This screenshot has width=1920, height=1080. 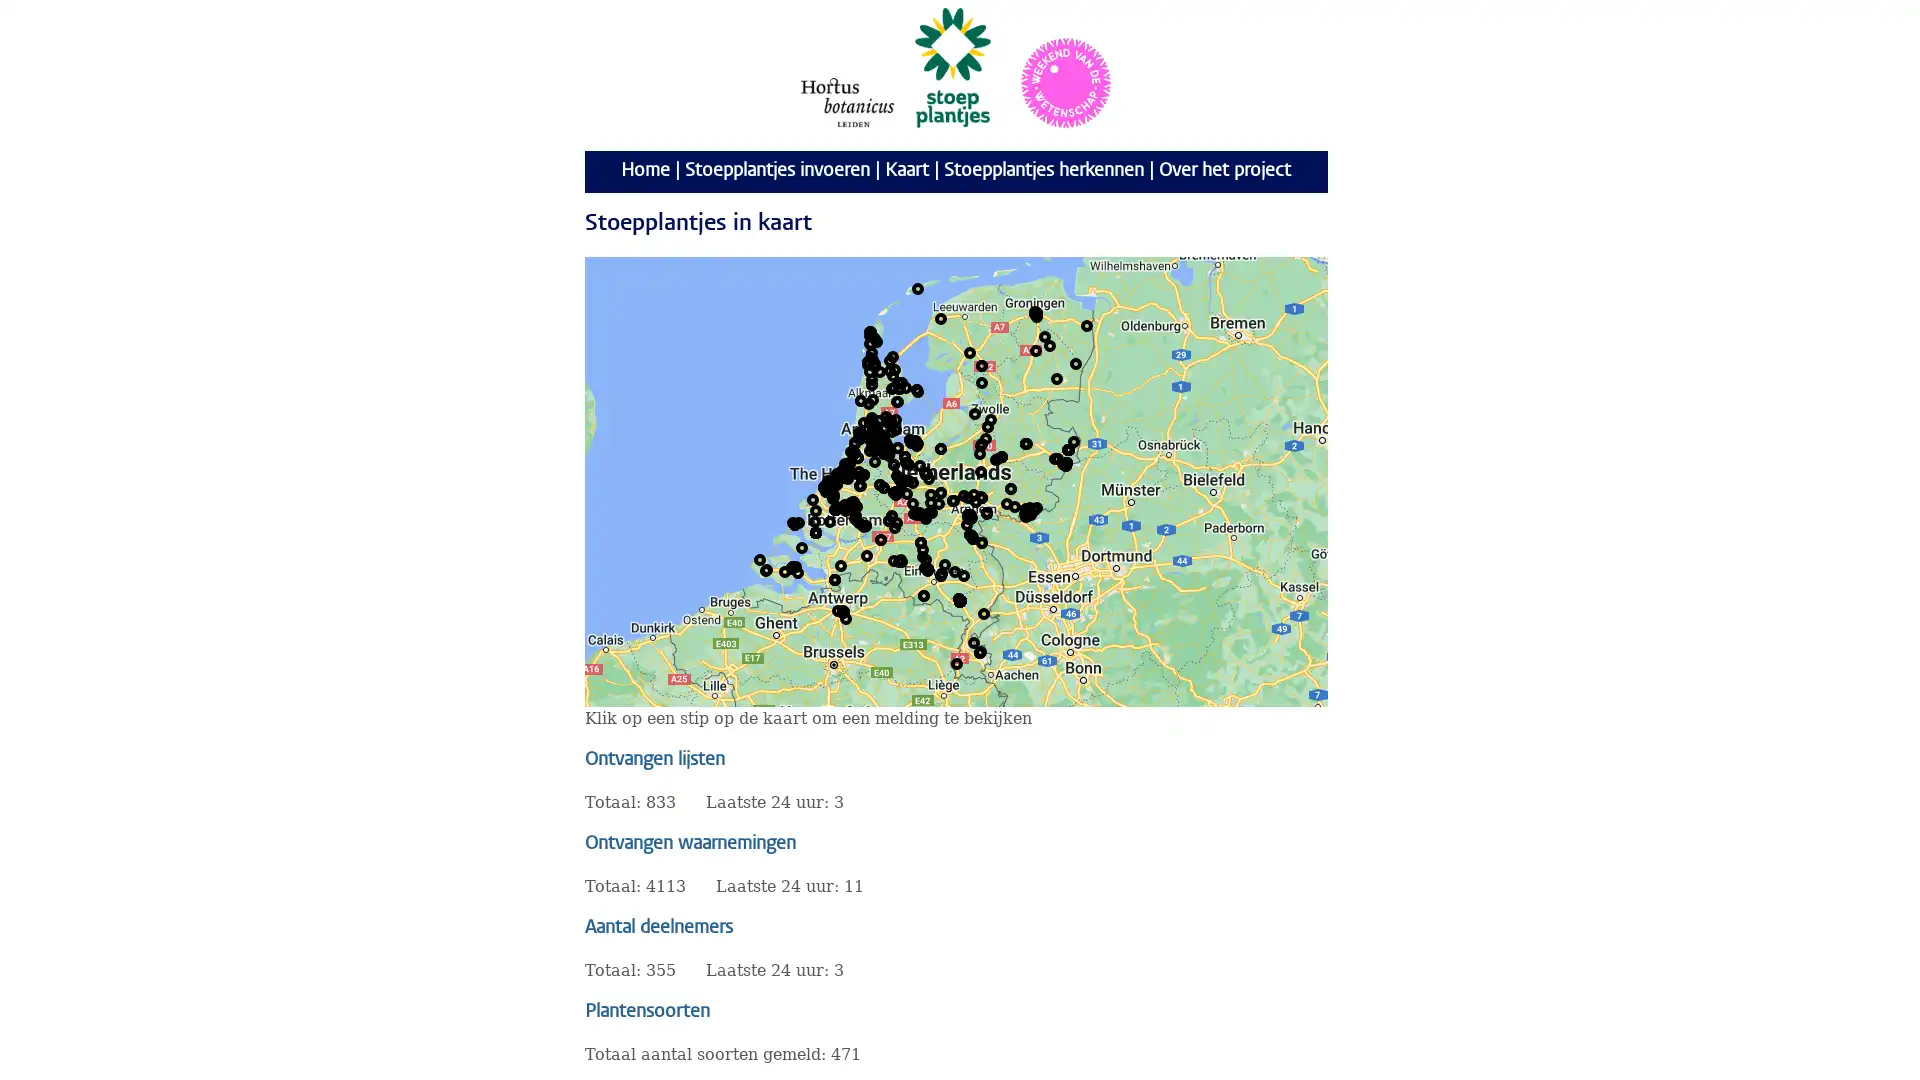 What do you see at coordinates (860, 475) in the screenshot?
I see `Telling van Daphne op 10 juni 2022` at bounding box center [860, 475].